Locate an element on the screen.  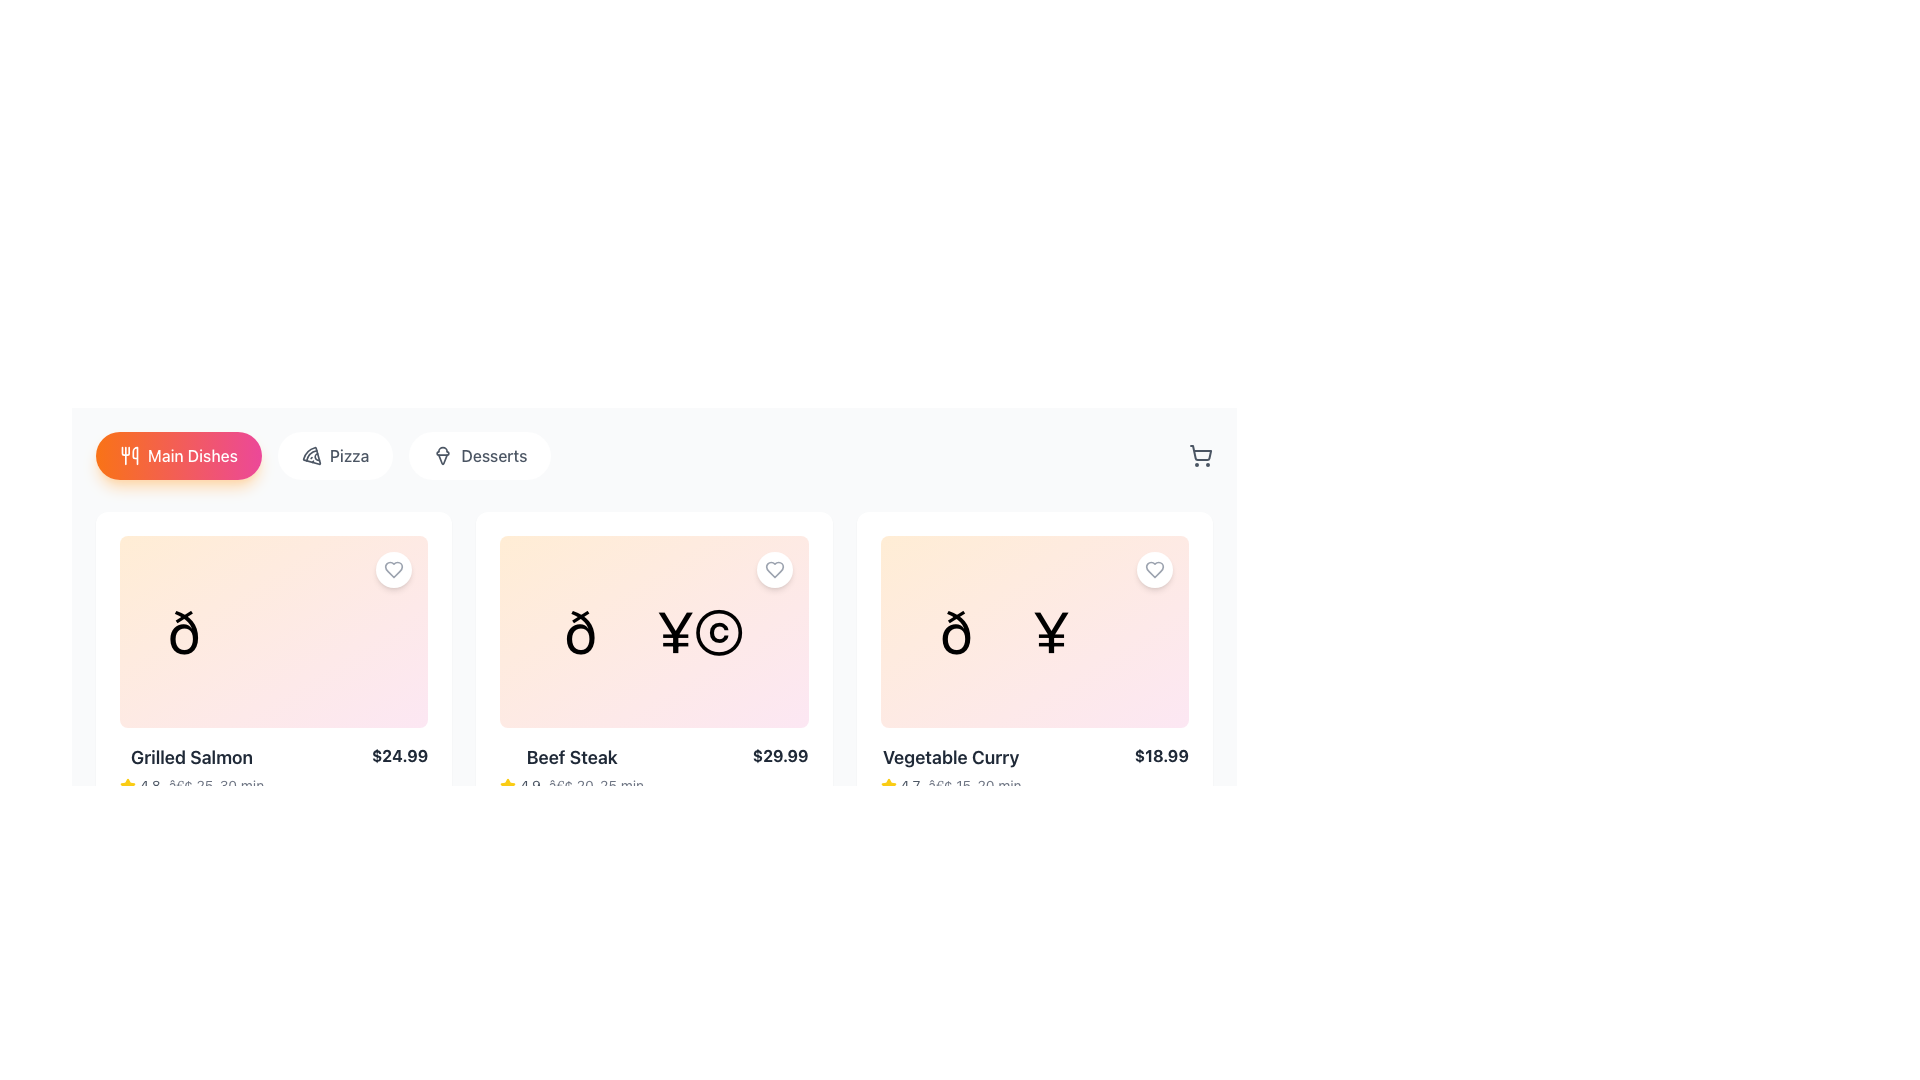
the 'Beef Steak' text label, which is a bold and large dark gray label located centrally in the second card of a horizontally aligned list of food items is located at coordinates (571, 758).